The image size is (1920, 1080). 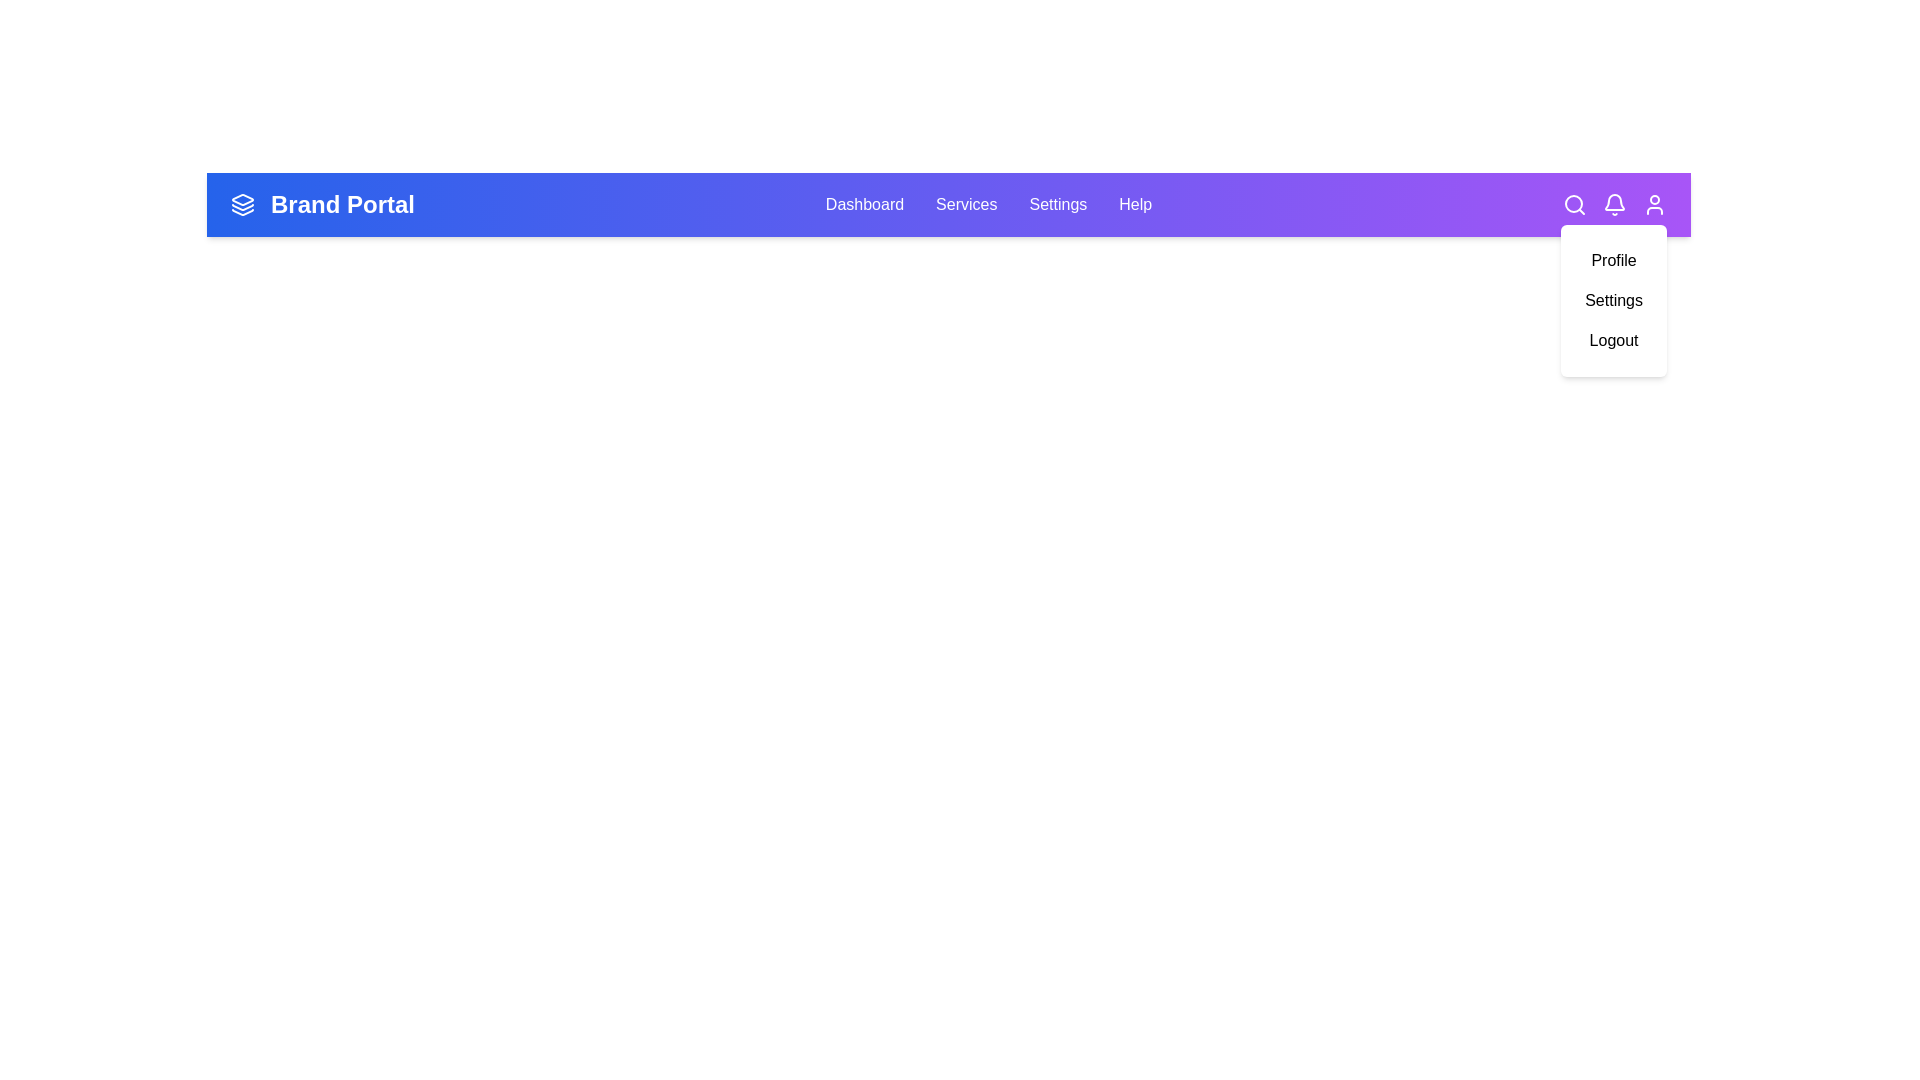 I want to click on the navigational text link for 'Settings' located in the top horizontal navigation bar, so click(x=1056, y=204).